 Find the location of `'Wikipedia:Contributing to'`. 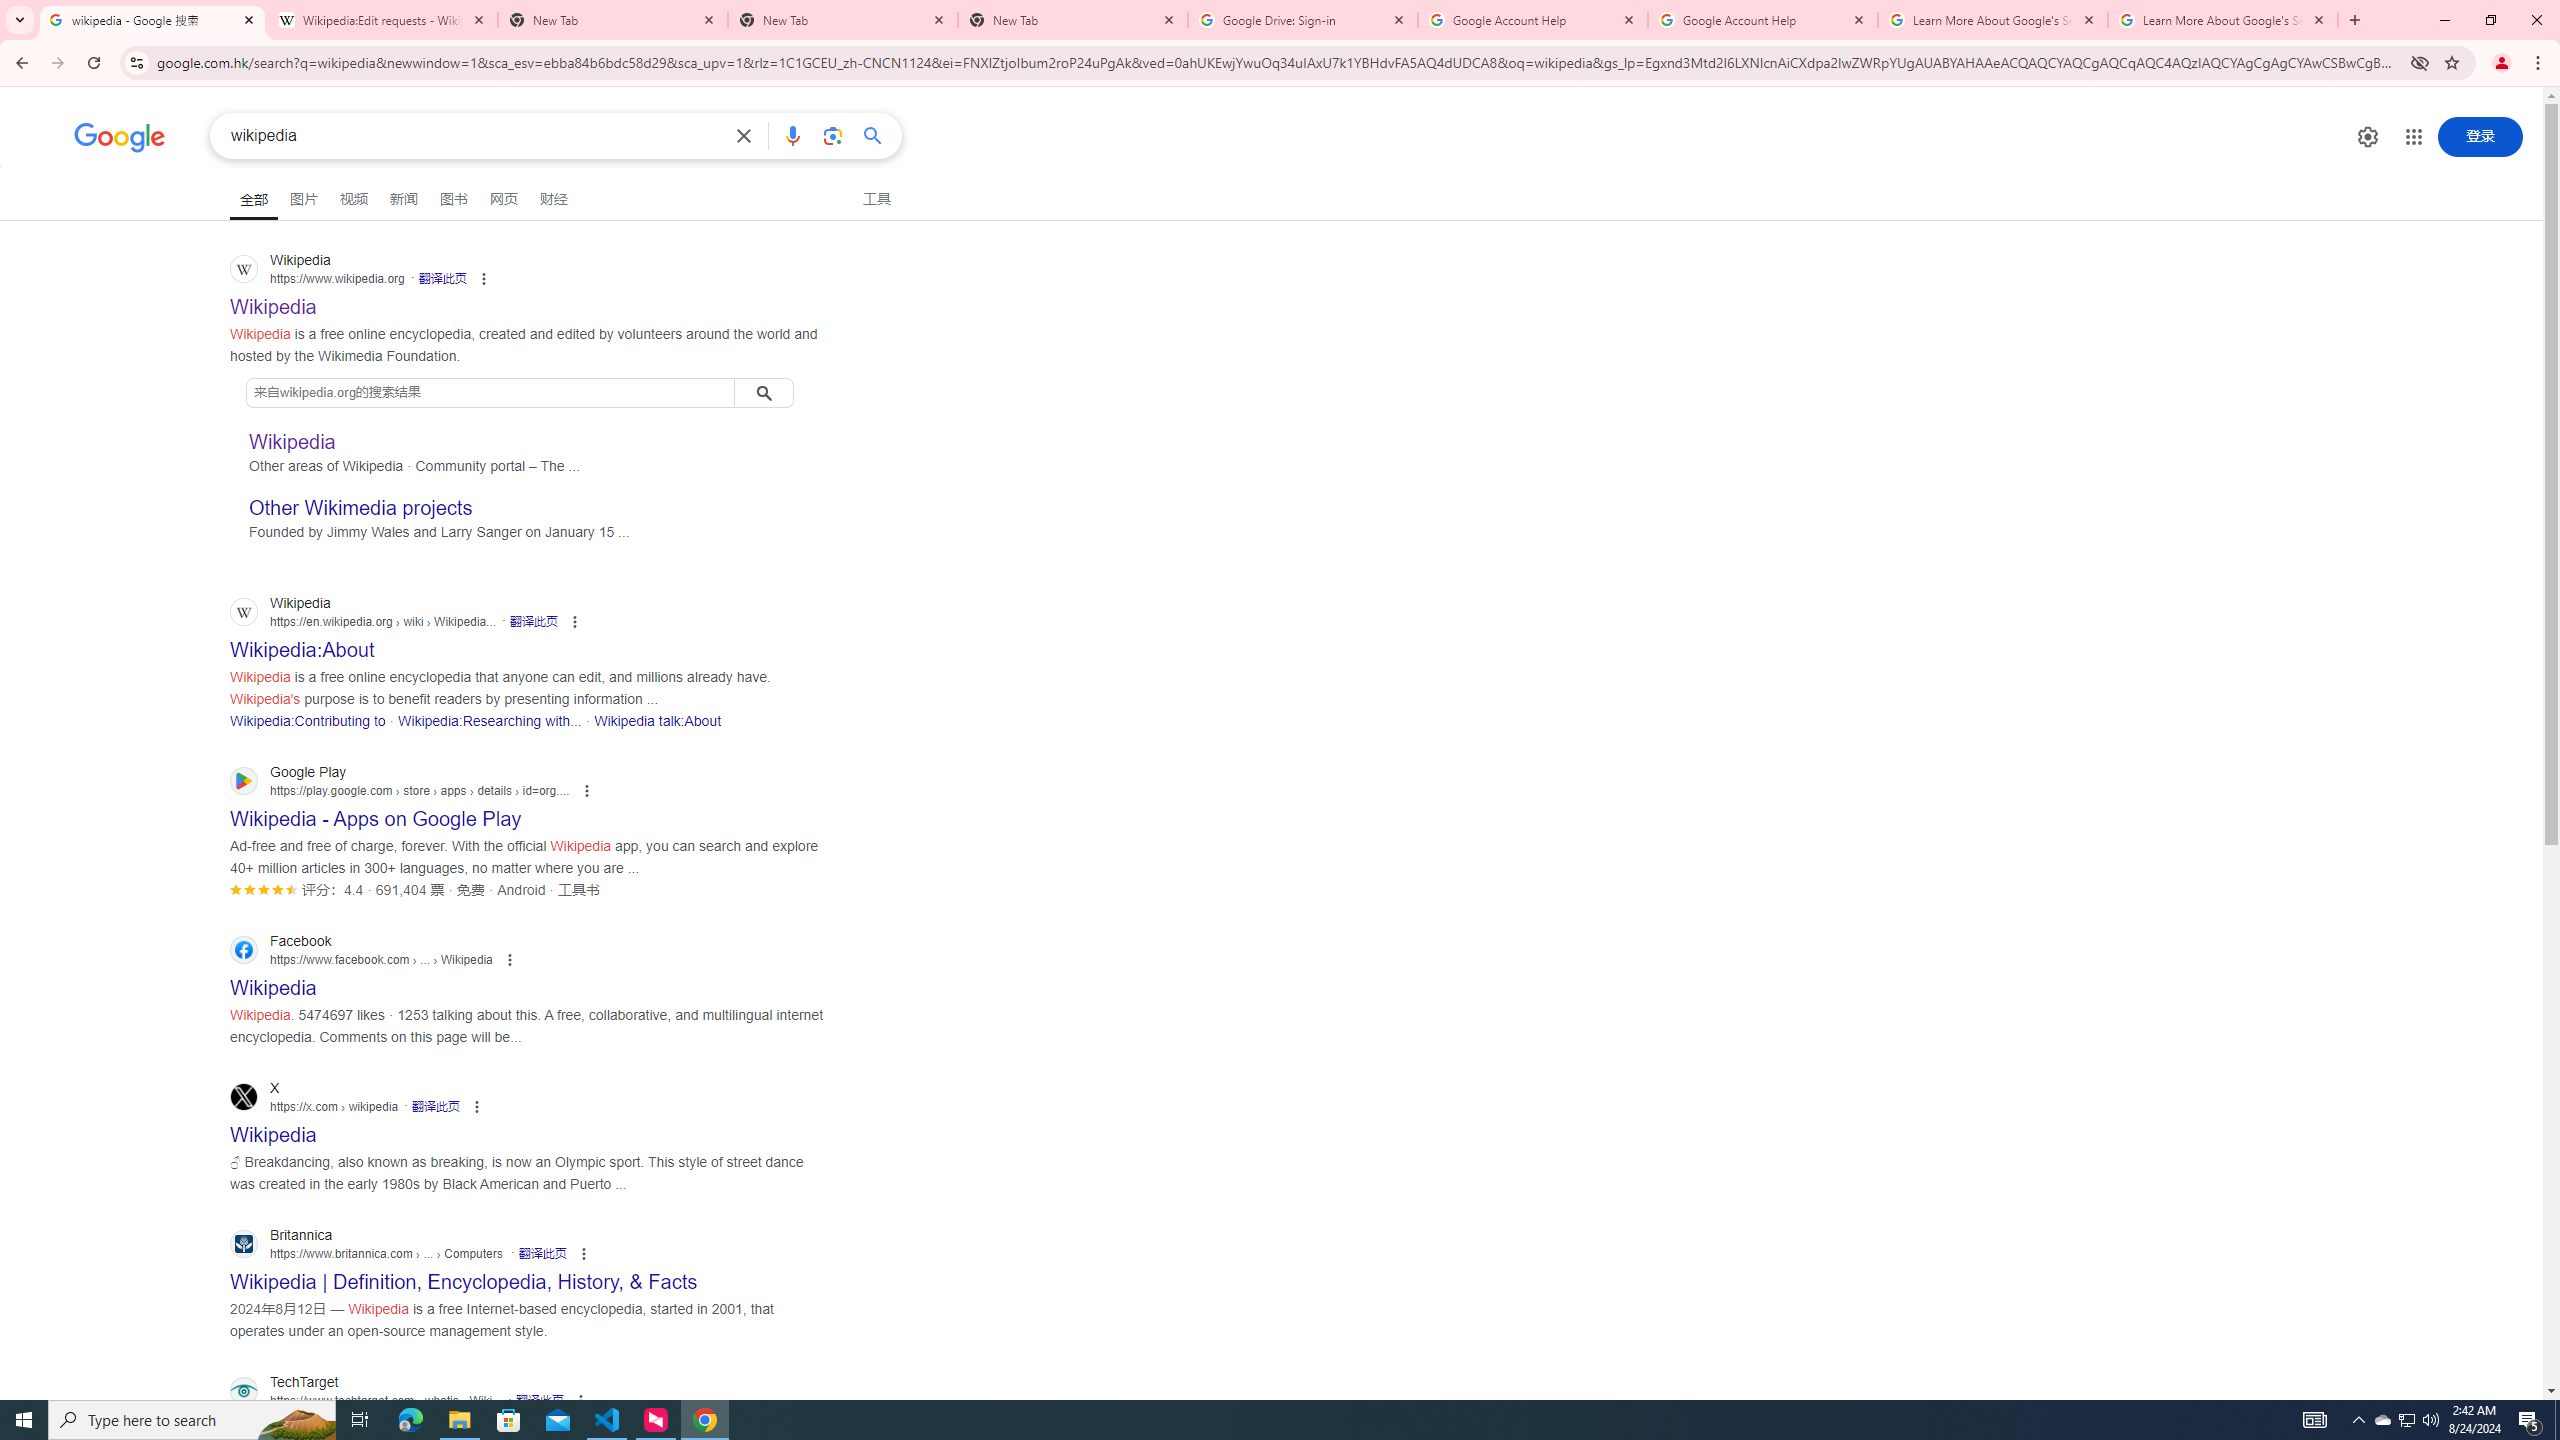

'Wikipedia:Contributing to' is located at coordinates (307, 720).